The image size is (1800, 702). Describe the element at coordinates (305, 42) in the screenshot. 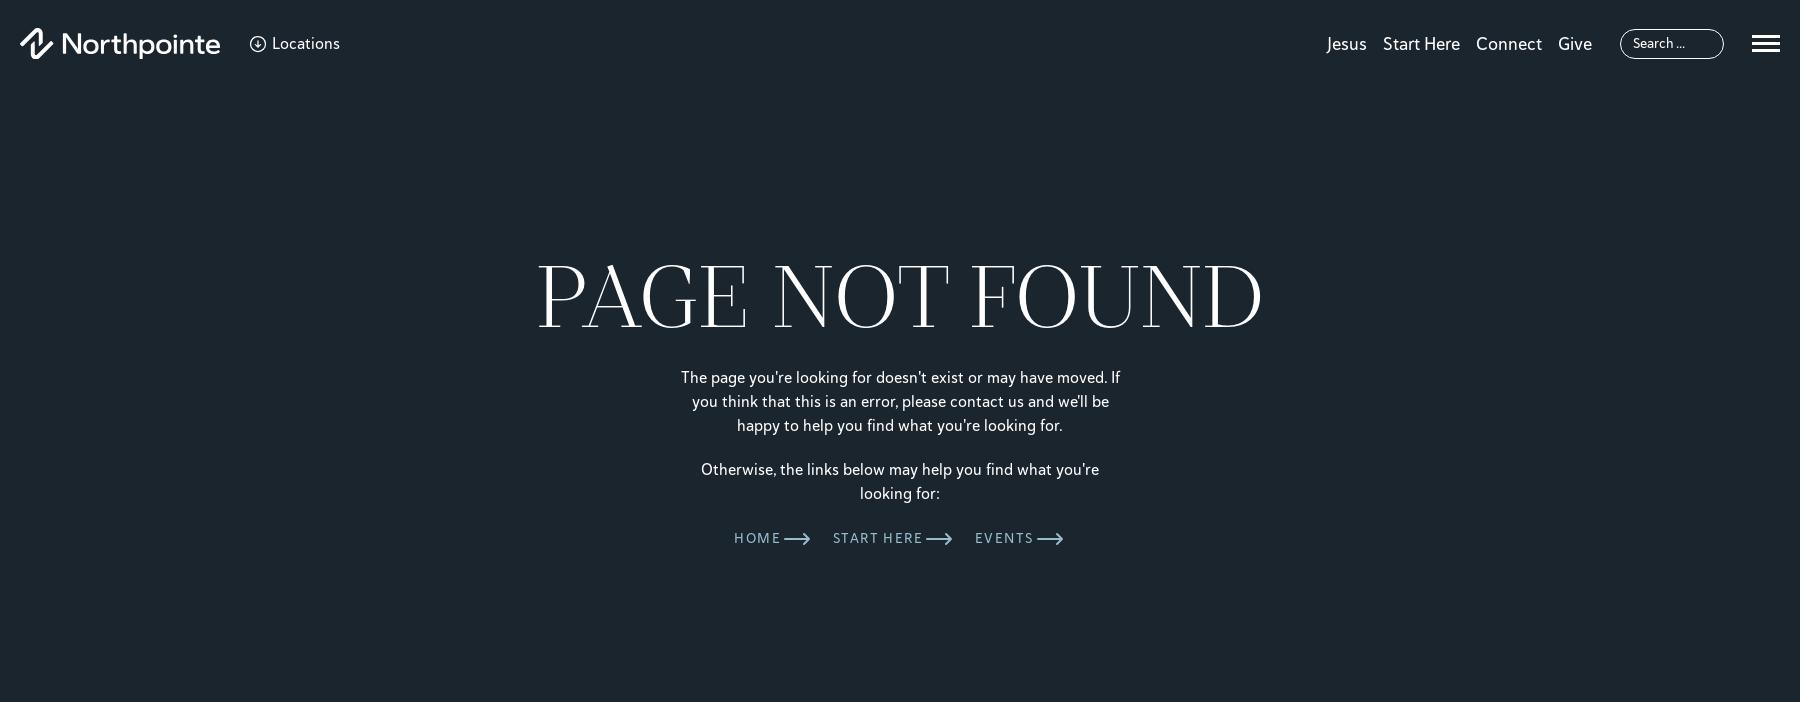

I see `'Locations'` at that location.